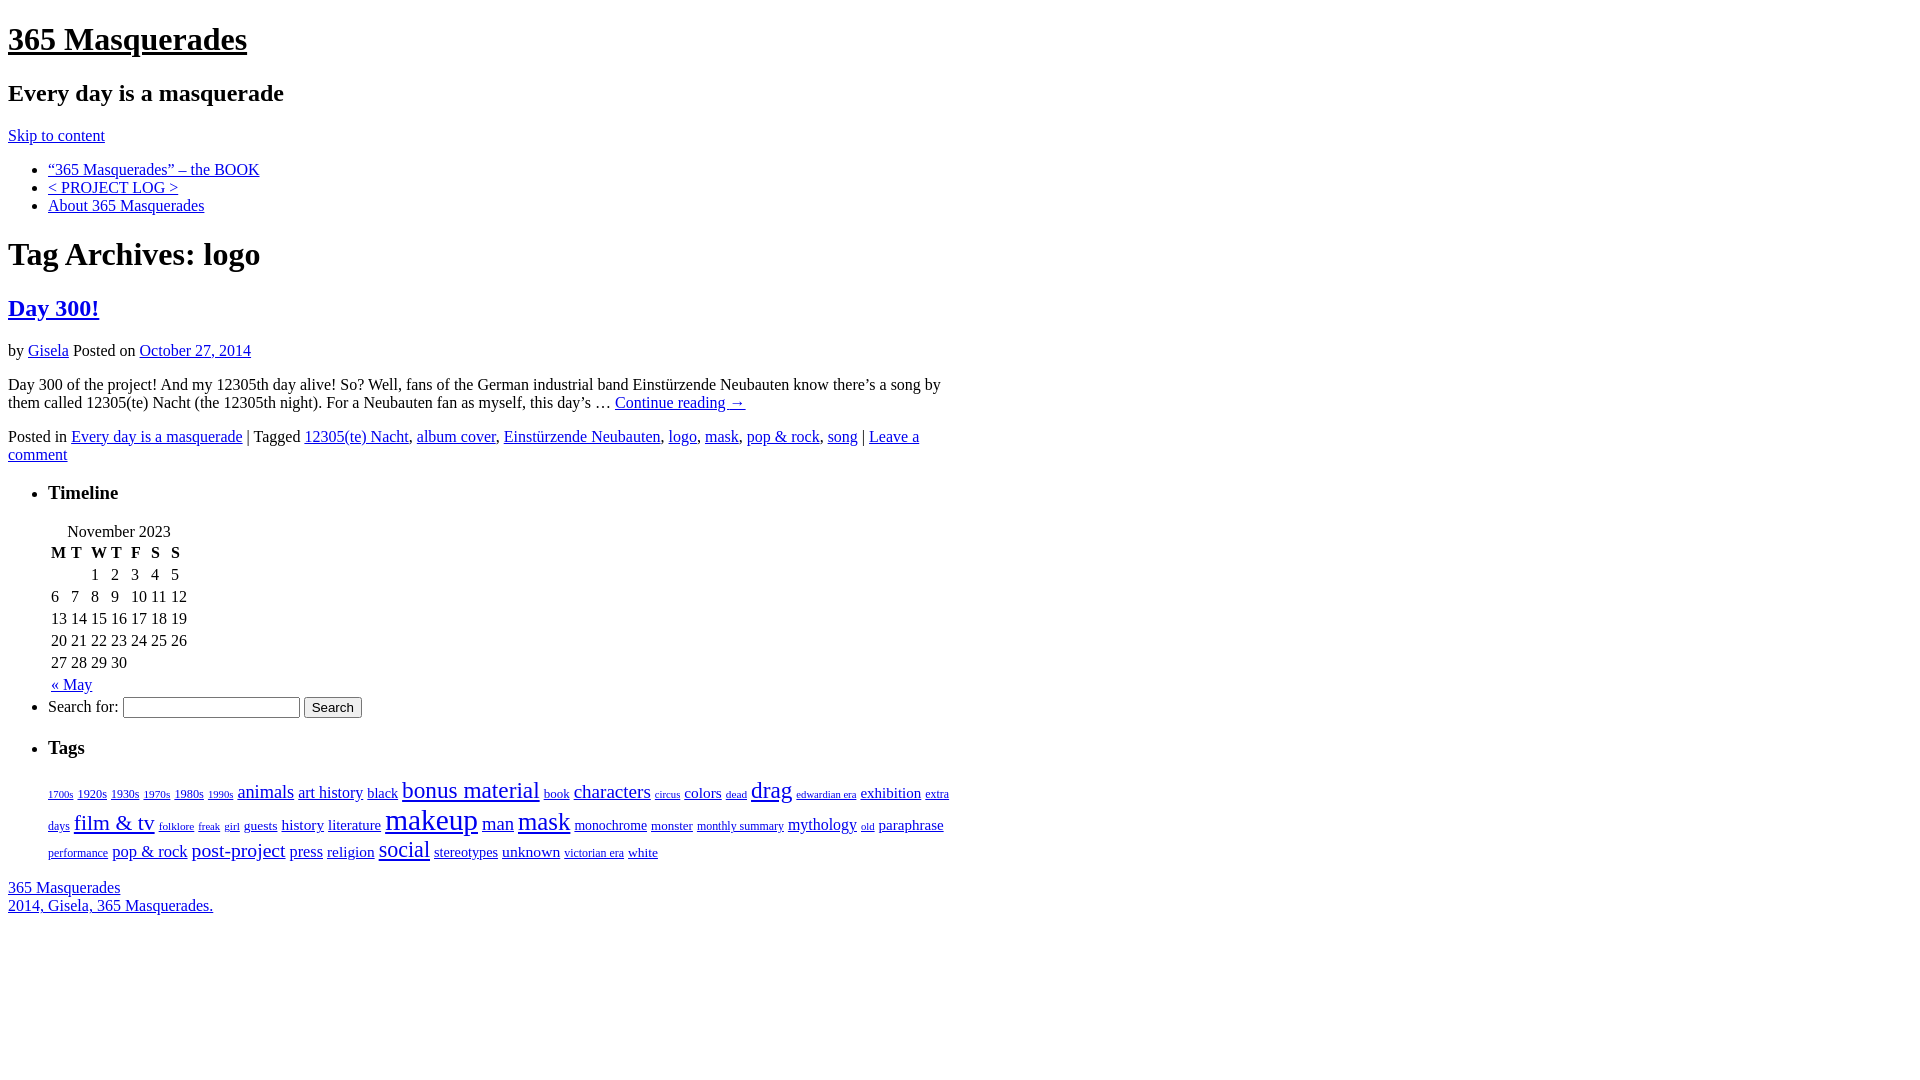  What do you see at coordinates (231, 825) in the screenshot?
I see `'girl'` at bounding box center [231, 825].